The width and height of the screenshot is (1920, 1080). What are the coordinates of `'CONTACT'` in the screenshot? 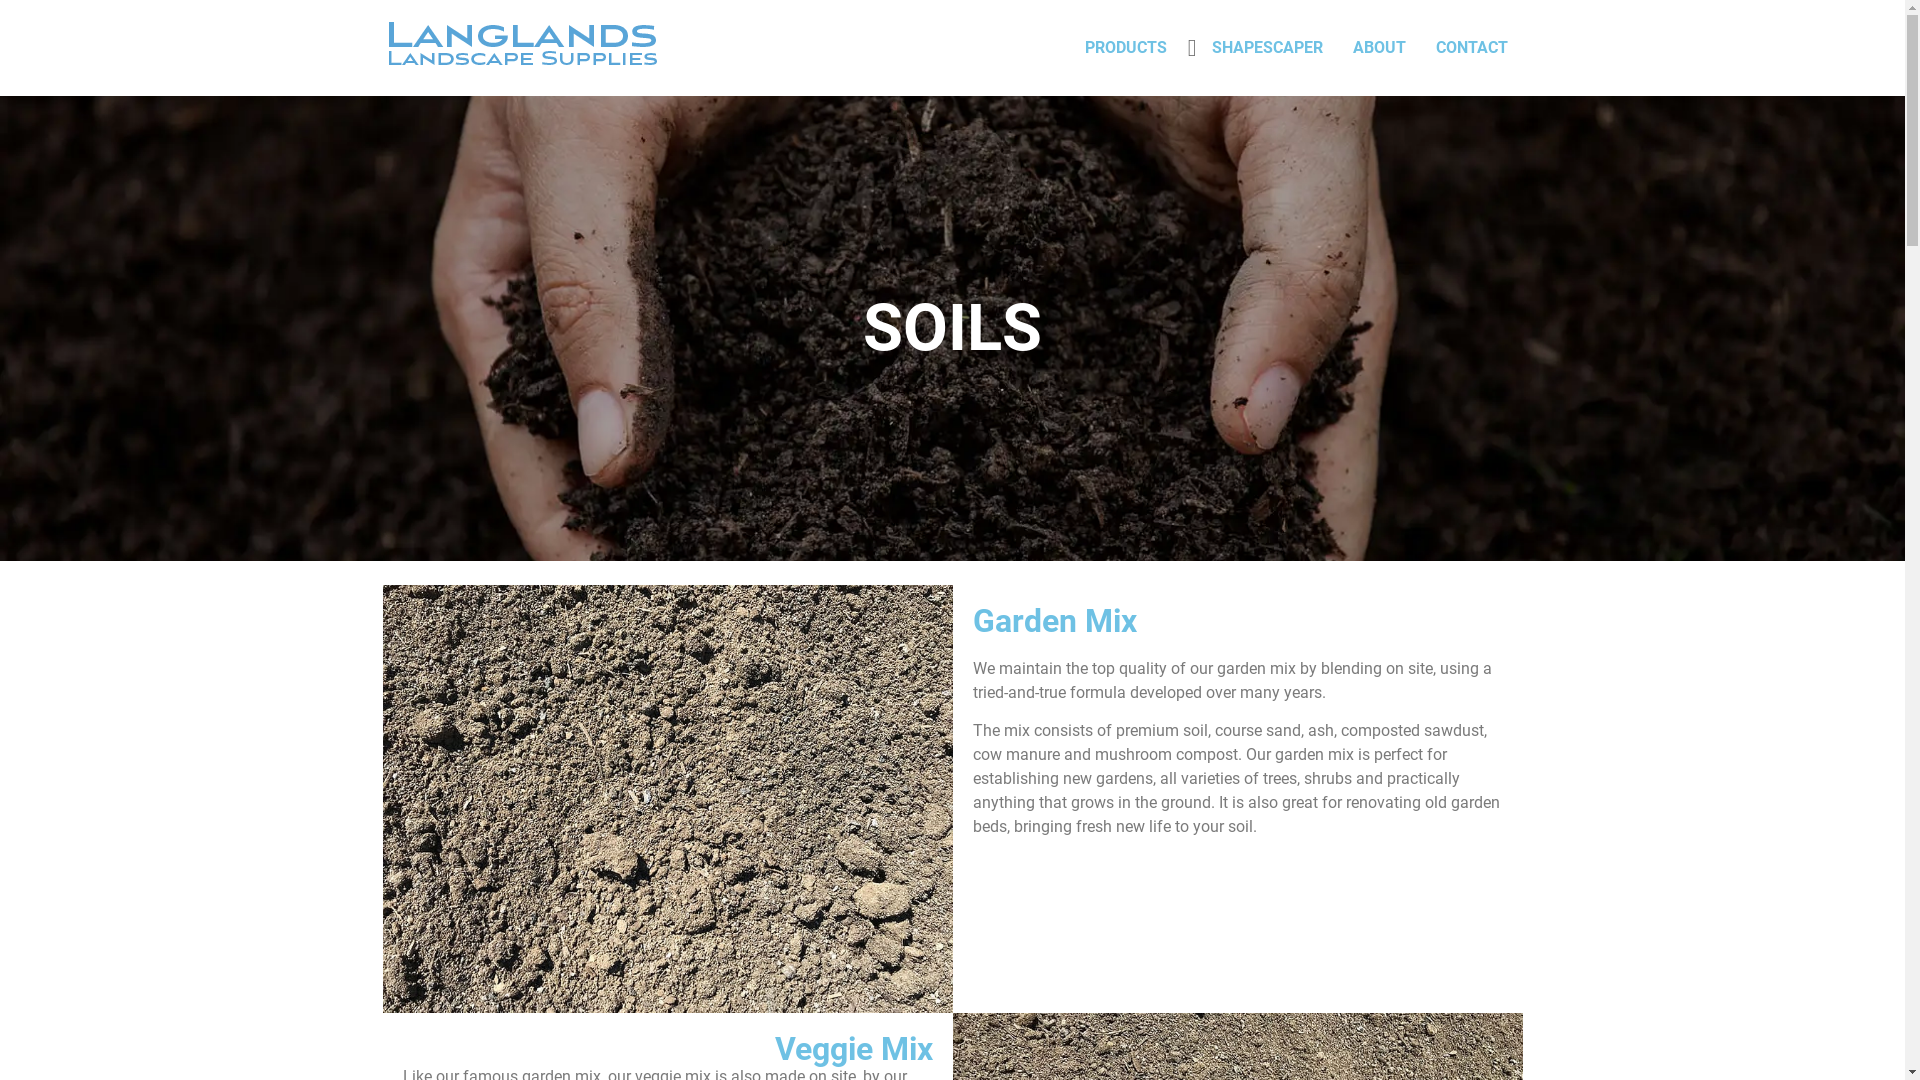 It's located at (1419, 46).